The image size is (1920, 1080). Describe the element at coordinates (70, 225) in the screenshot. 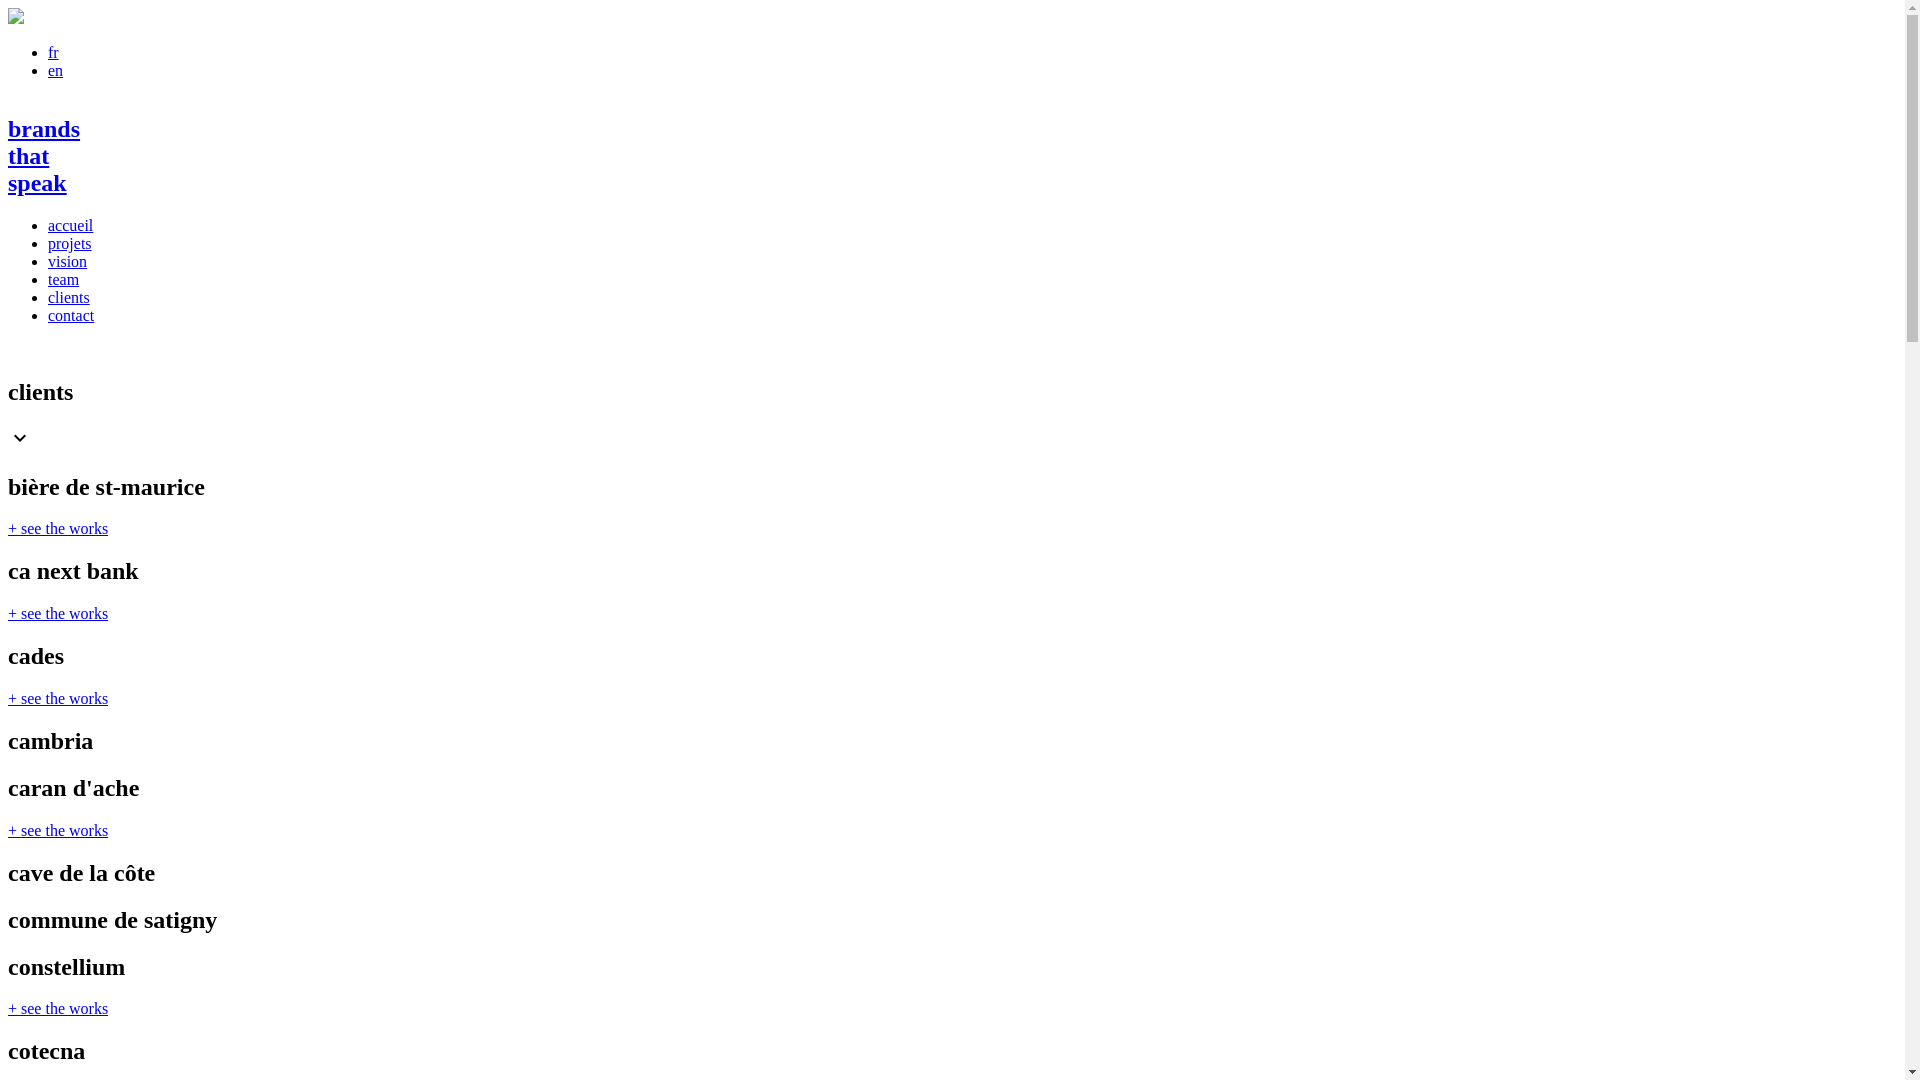

I see `'accueil'` at that location.